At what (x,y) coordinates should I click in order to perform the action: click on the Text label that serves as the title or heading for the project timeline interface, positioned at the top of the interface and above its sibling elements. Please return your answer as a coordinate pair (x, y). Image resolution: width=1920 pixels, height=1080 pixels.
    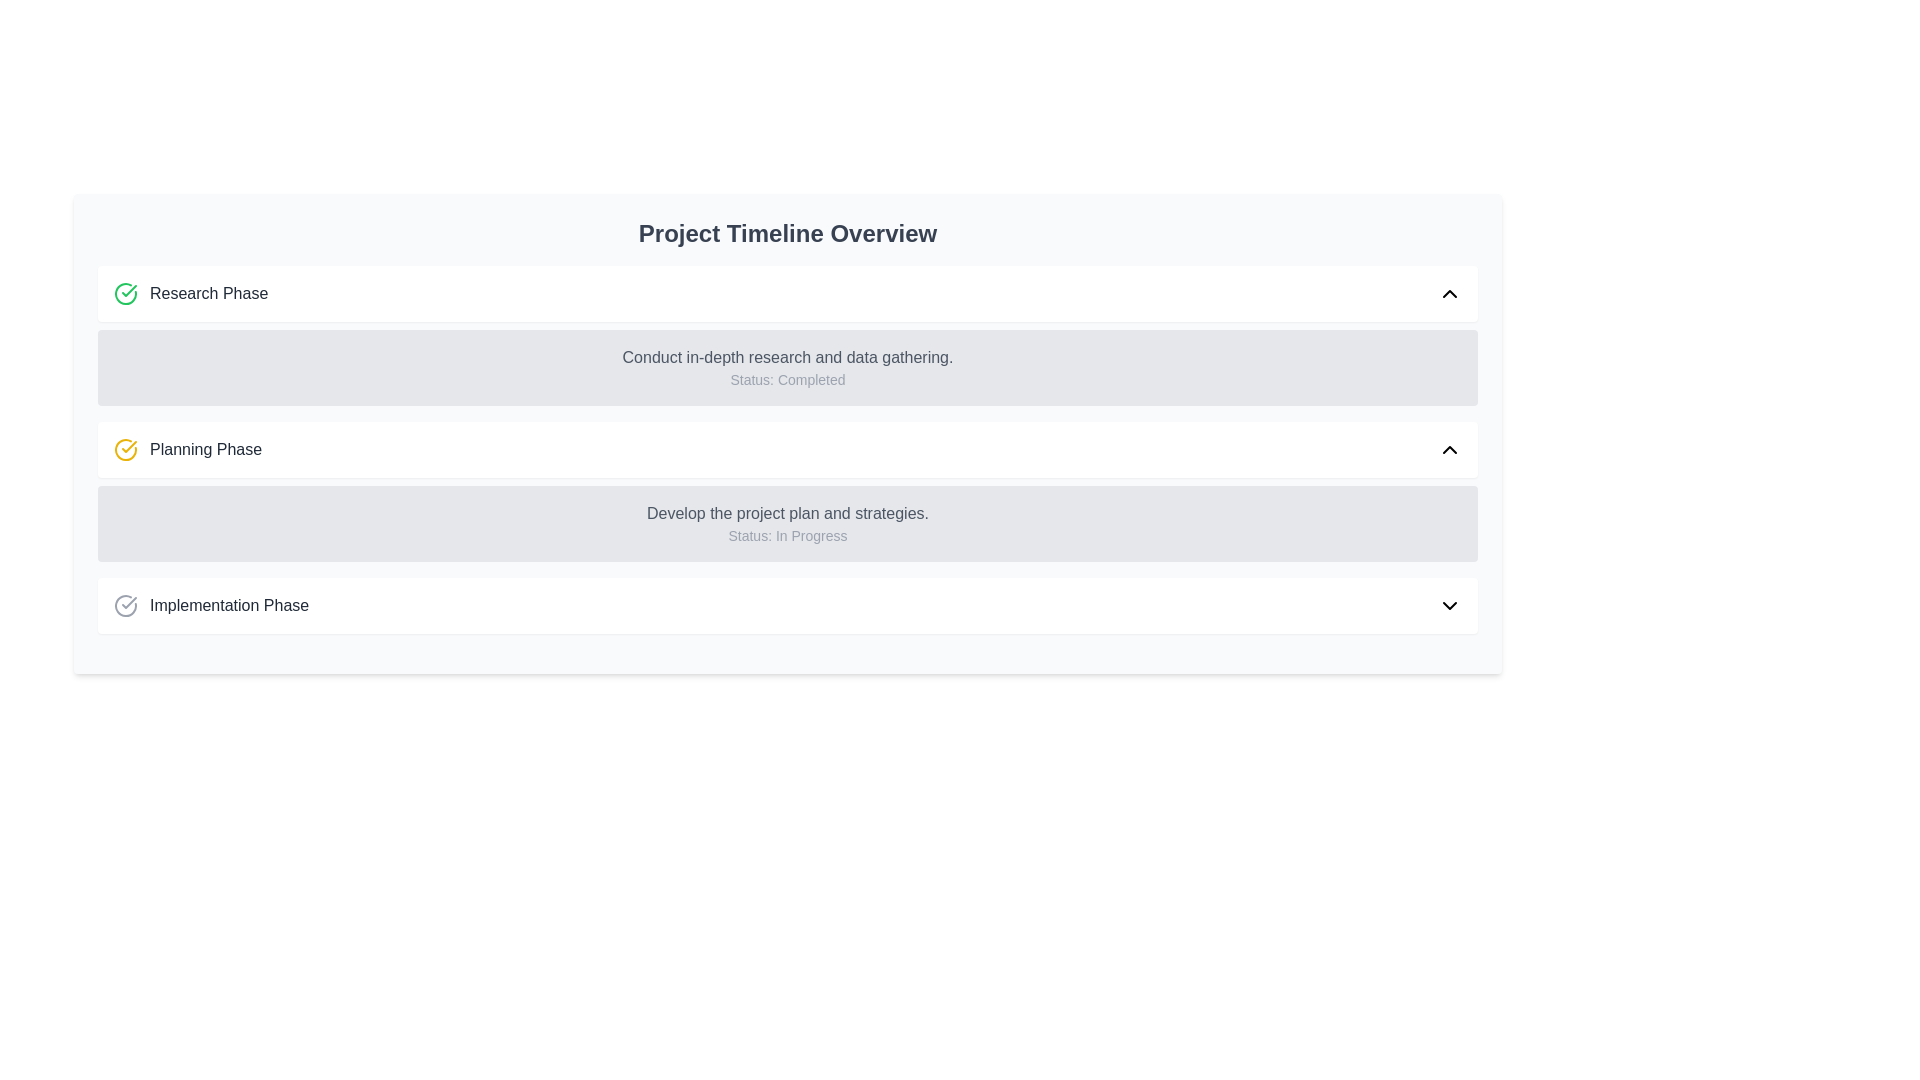
    Looking at the image, I should click on (786, 233).